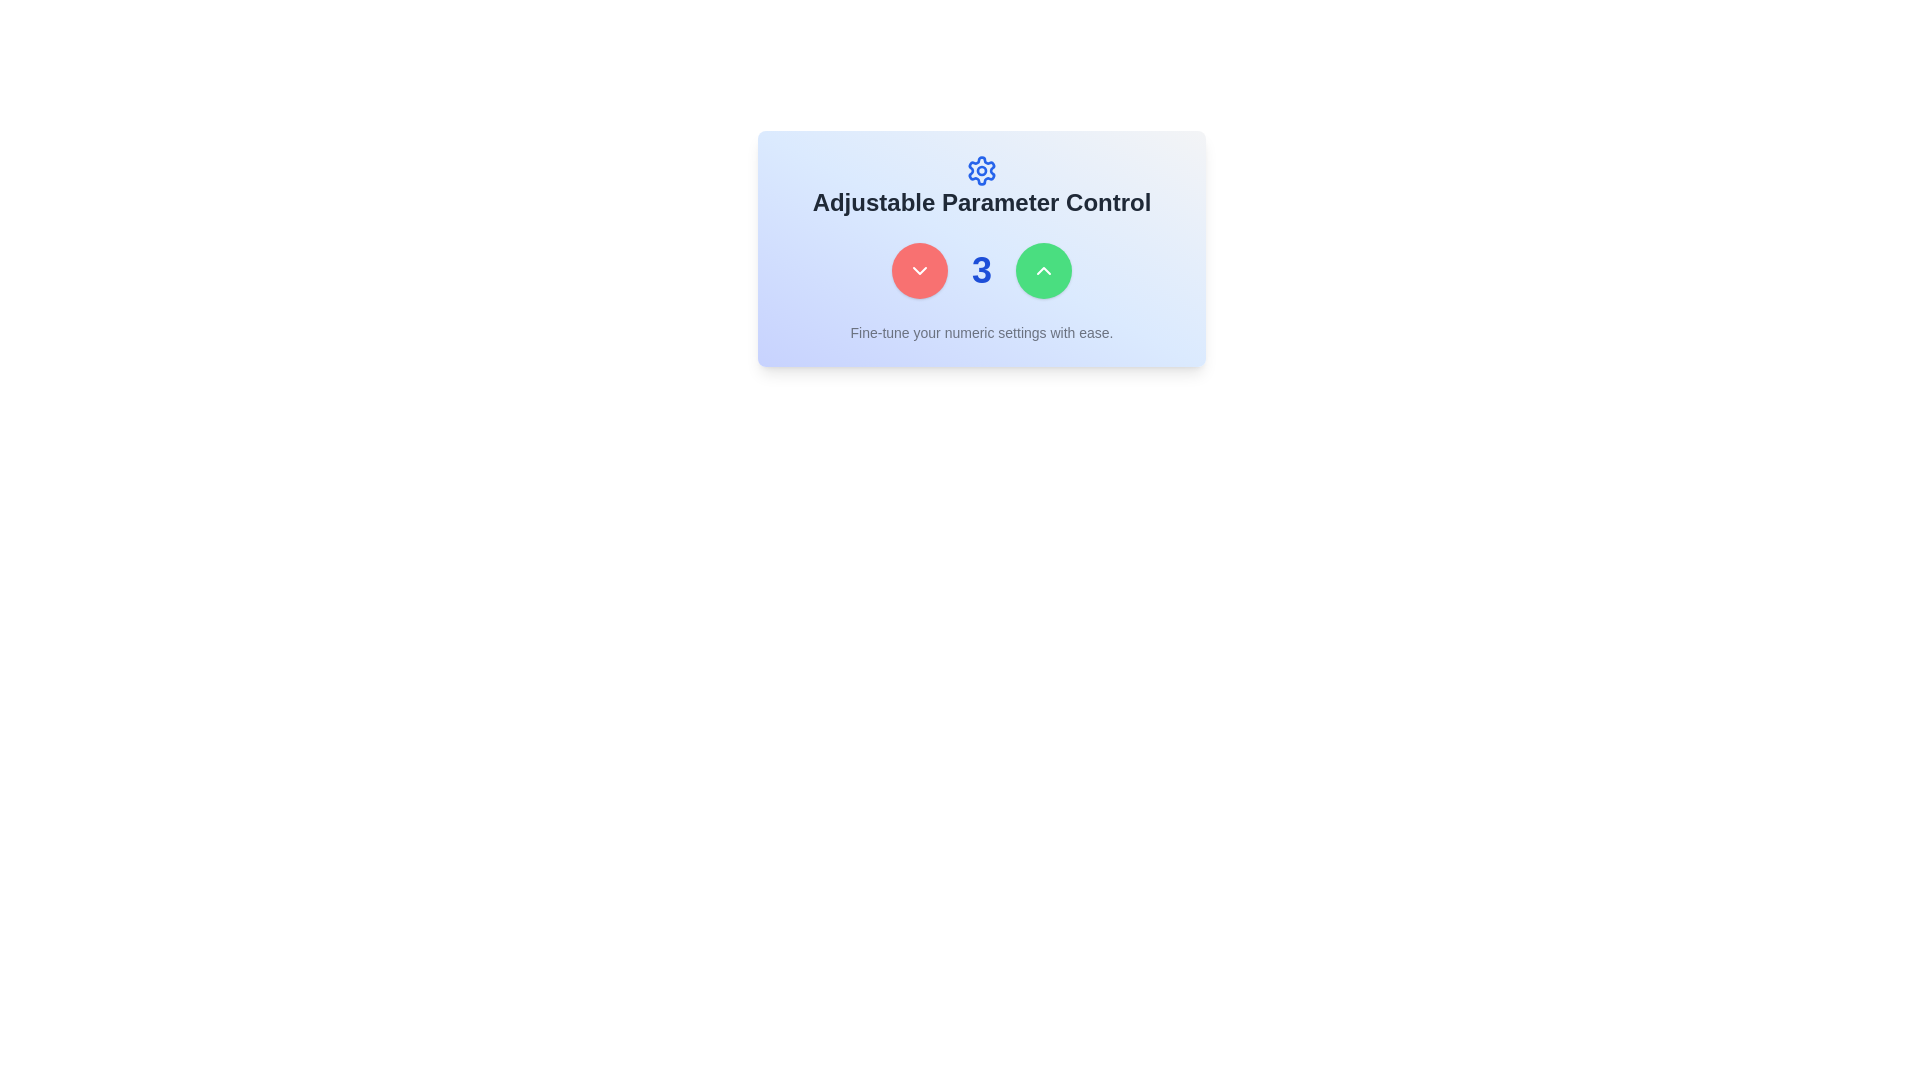 This screenshot has height=1080, width=1920. Describe the element at coordinates (982, 270) in the screenshot. I see `the large blue number '3' displayed in bold font at the center of the numeric control interface, which is part of the 'Adjustable Parameter Control'` at that location.